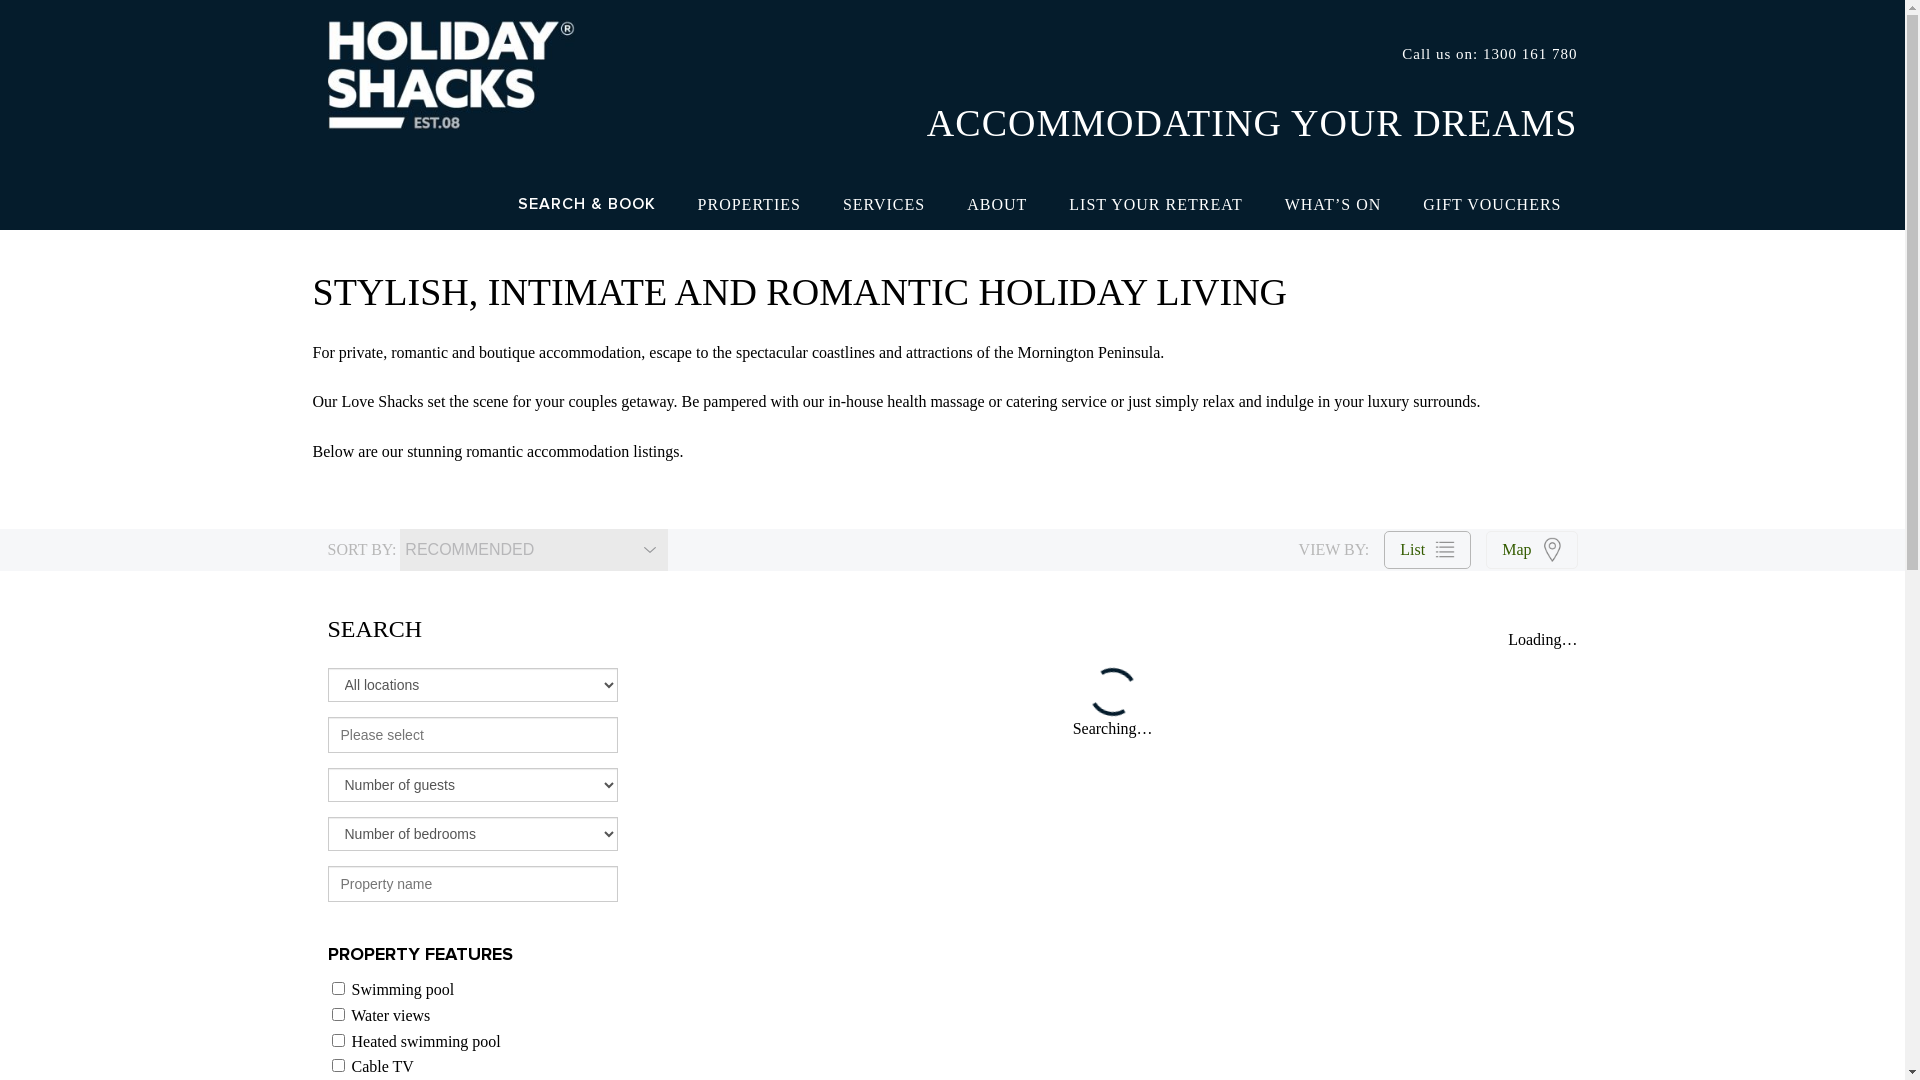  I want to click on 'ABOUT', so click(997, 204).